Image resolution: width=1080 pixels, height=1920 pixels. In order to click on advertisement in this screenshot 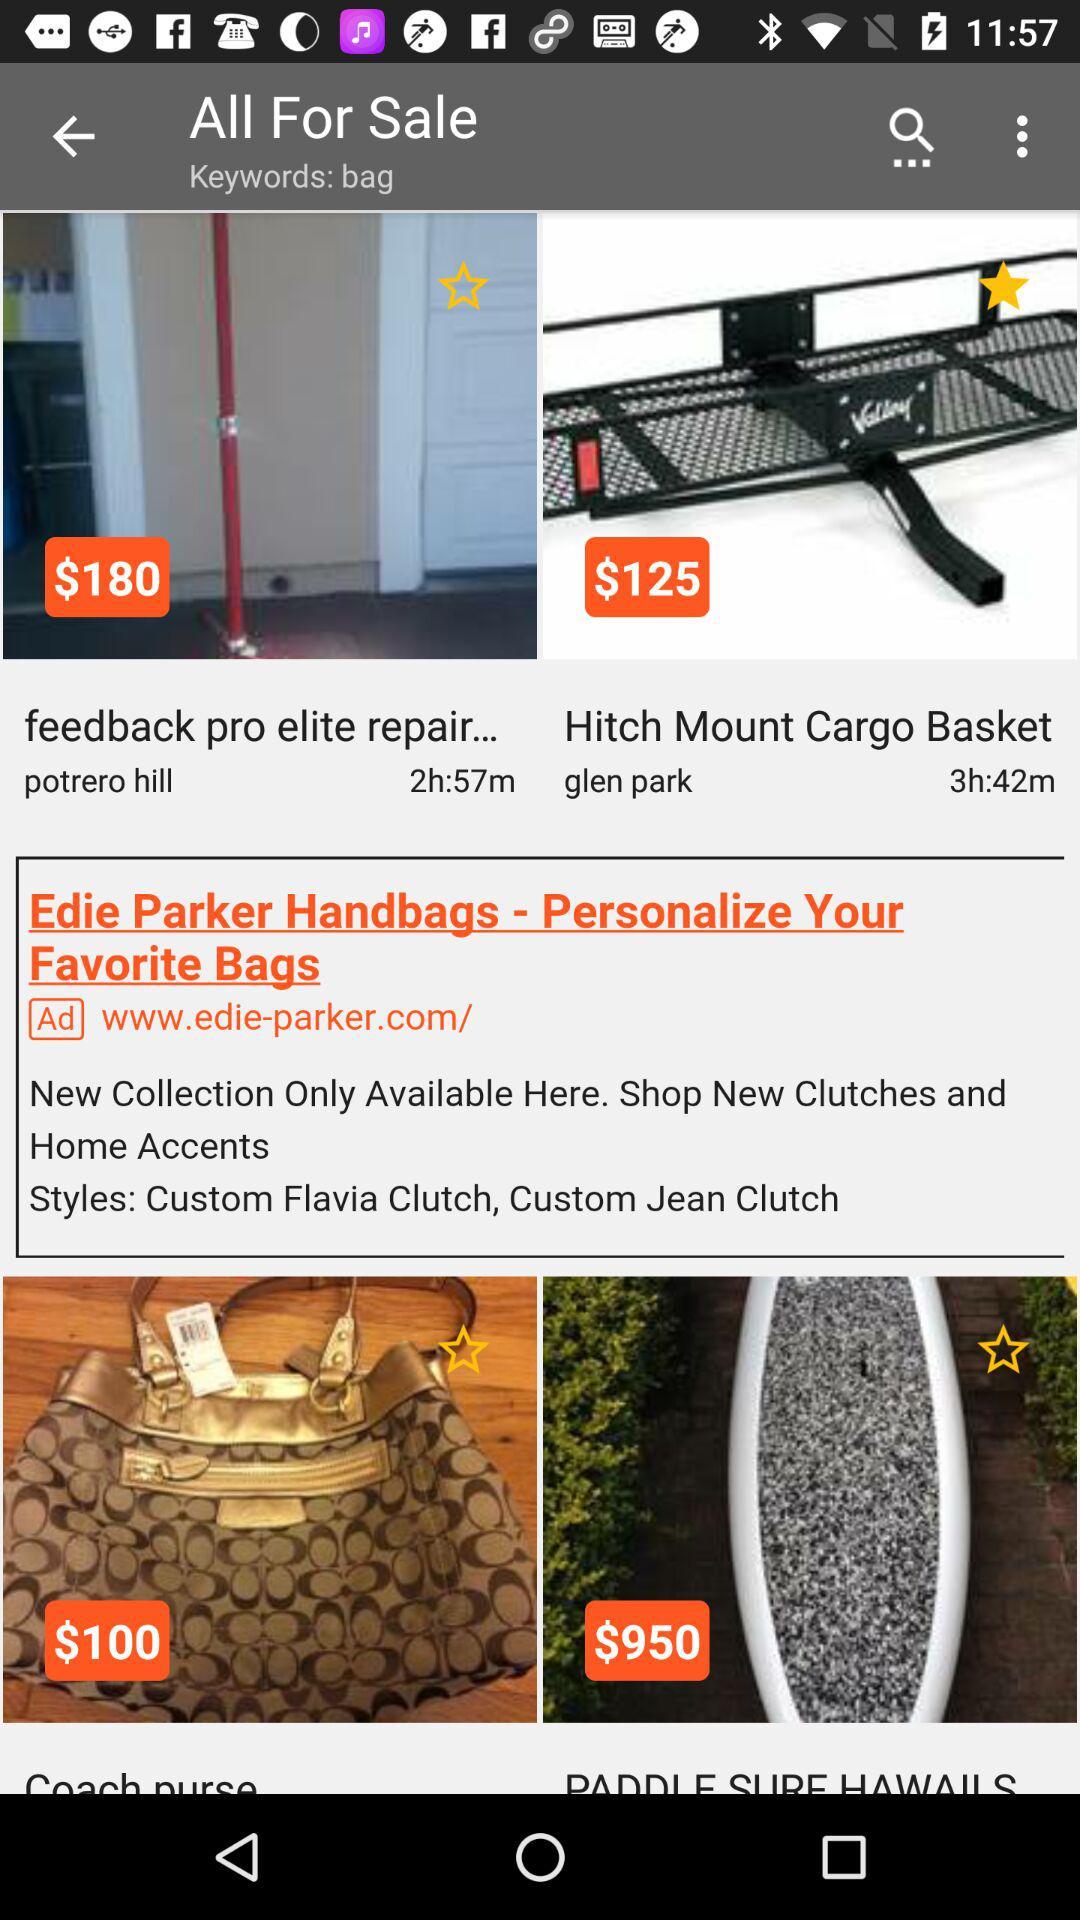, I will do `click(540, 1056)`.